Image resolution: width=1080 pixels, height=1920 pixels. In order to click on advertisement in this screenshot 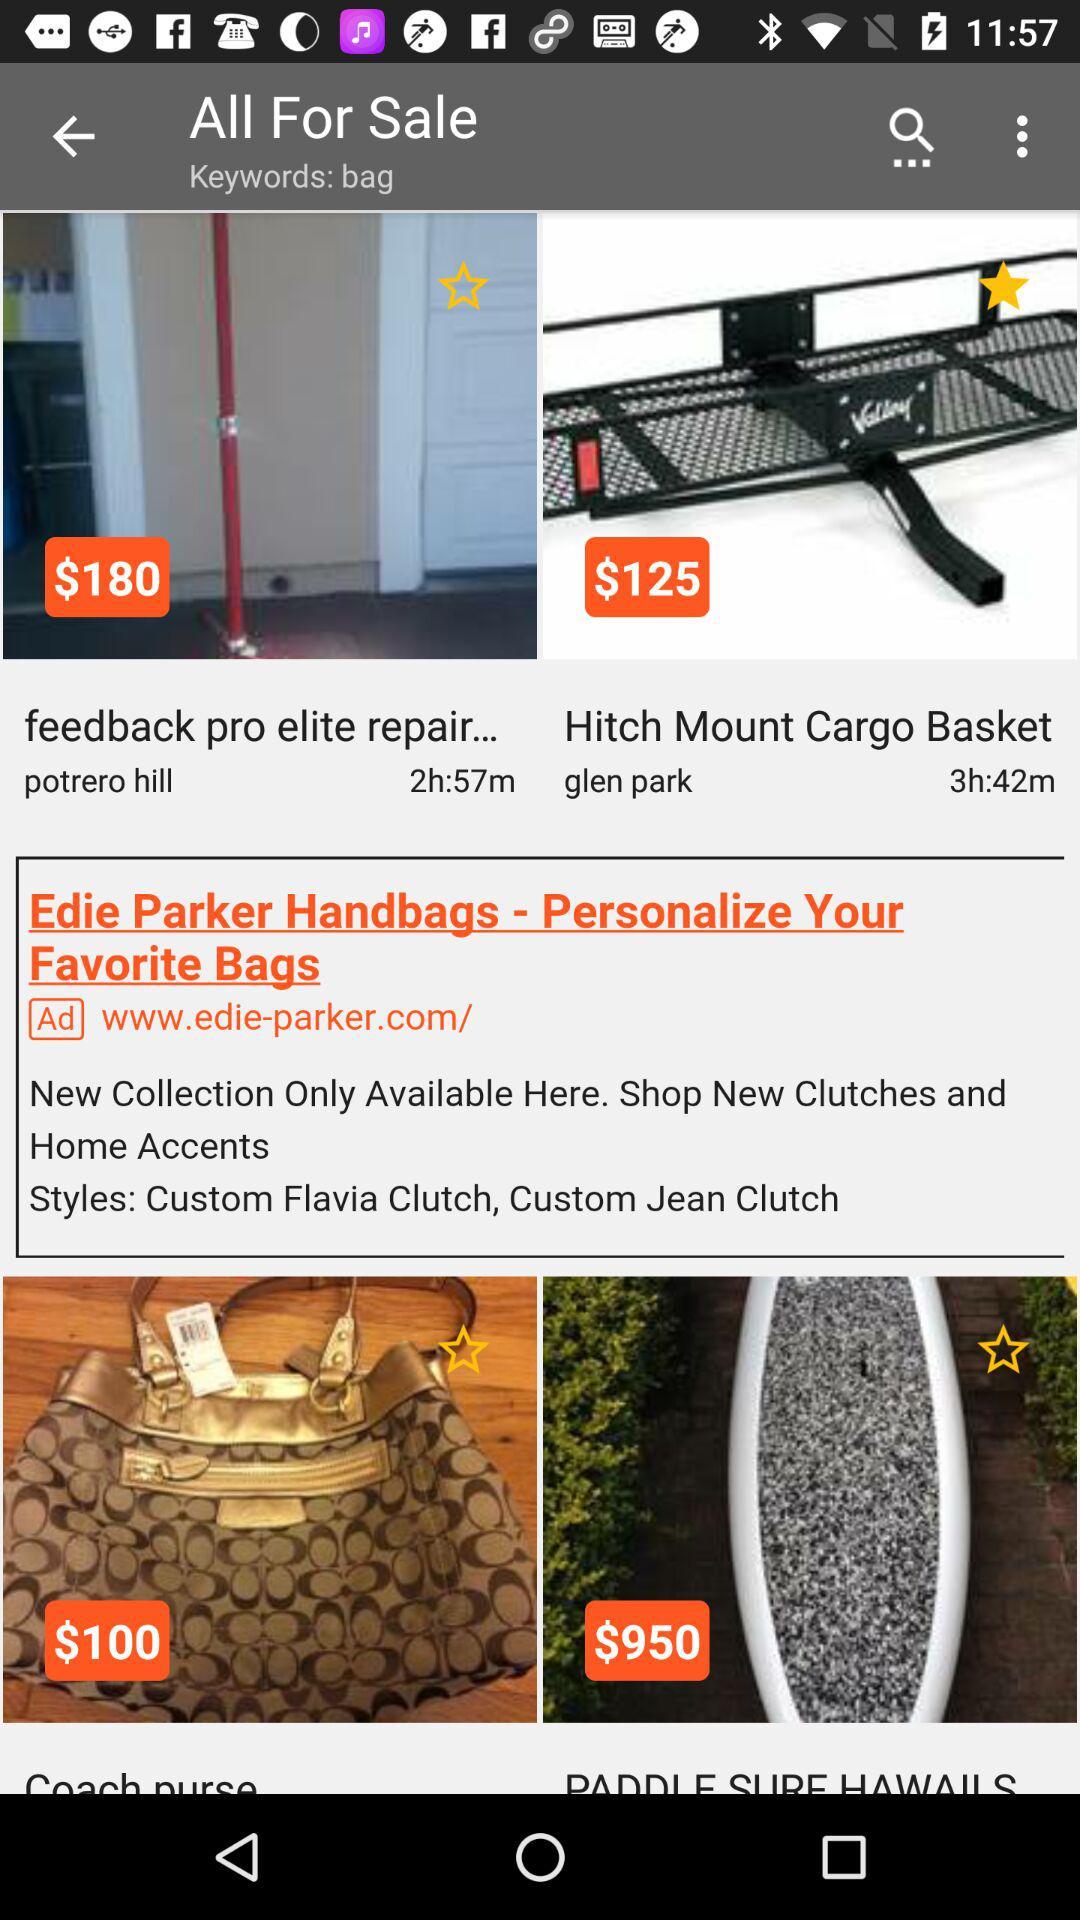, I will do `click(540, 1056)`.